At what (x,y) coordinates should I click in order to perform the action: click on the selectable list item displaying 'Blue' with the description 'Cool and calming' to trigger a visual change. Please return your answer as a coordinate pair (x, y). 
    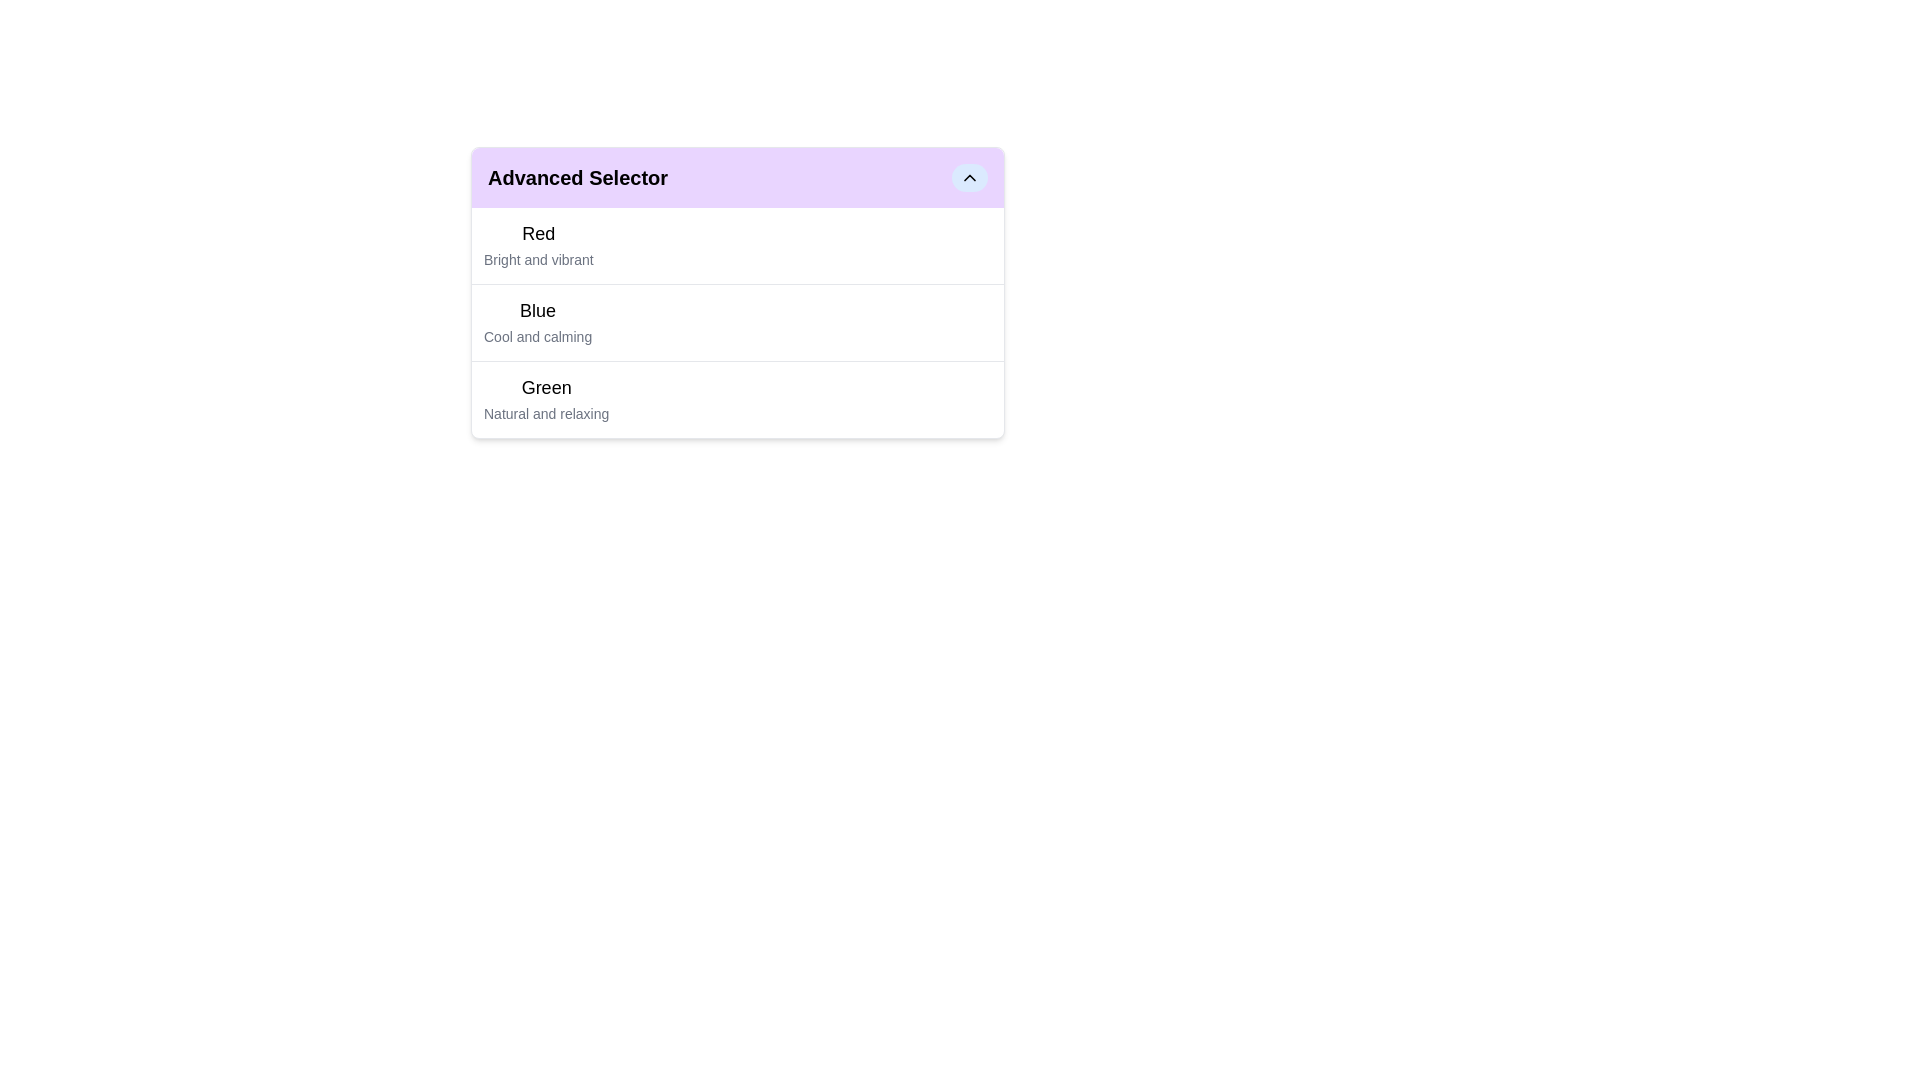
    Looking at the image, I should click on (538, 322).